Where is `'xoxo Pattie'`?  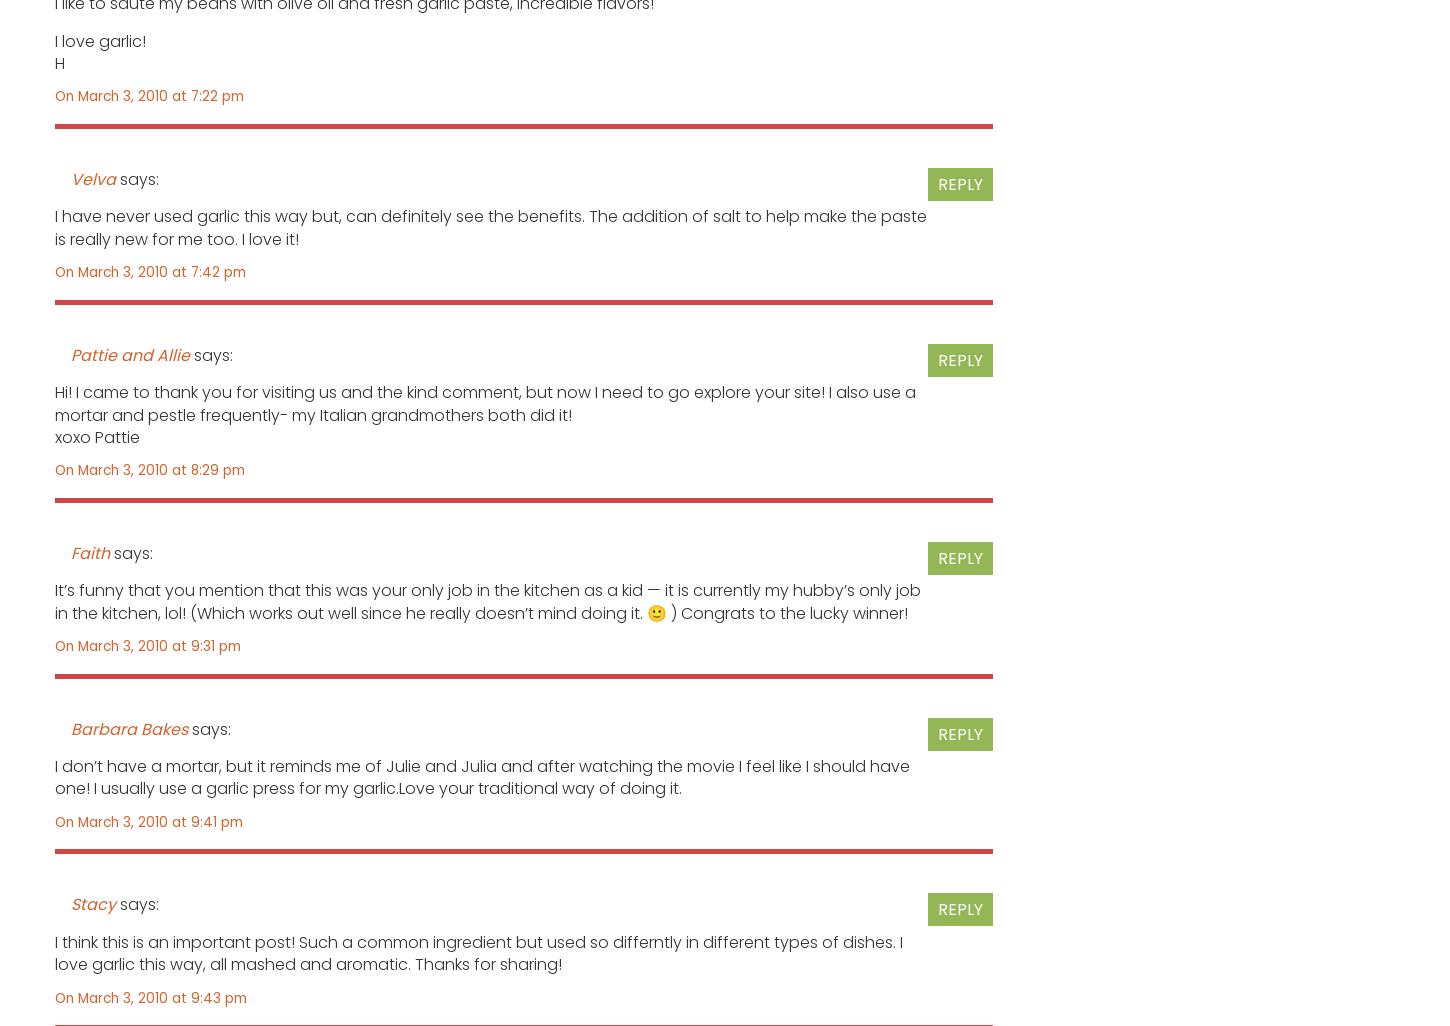
'xoxo Pattie' is located at coordinates (97, 436).